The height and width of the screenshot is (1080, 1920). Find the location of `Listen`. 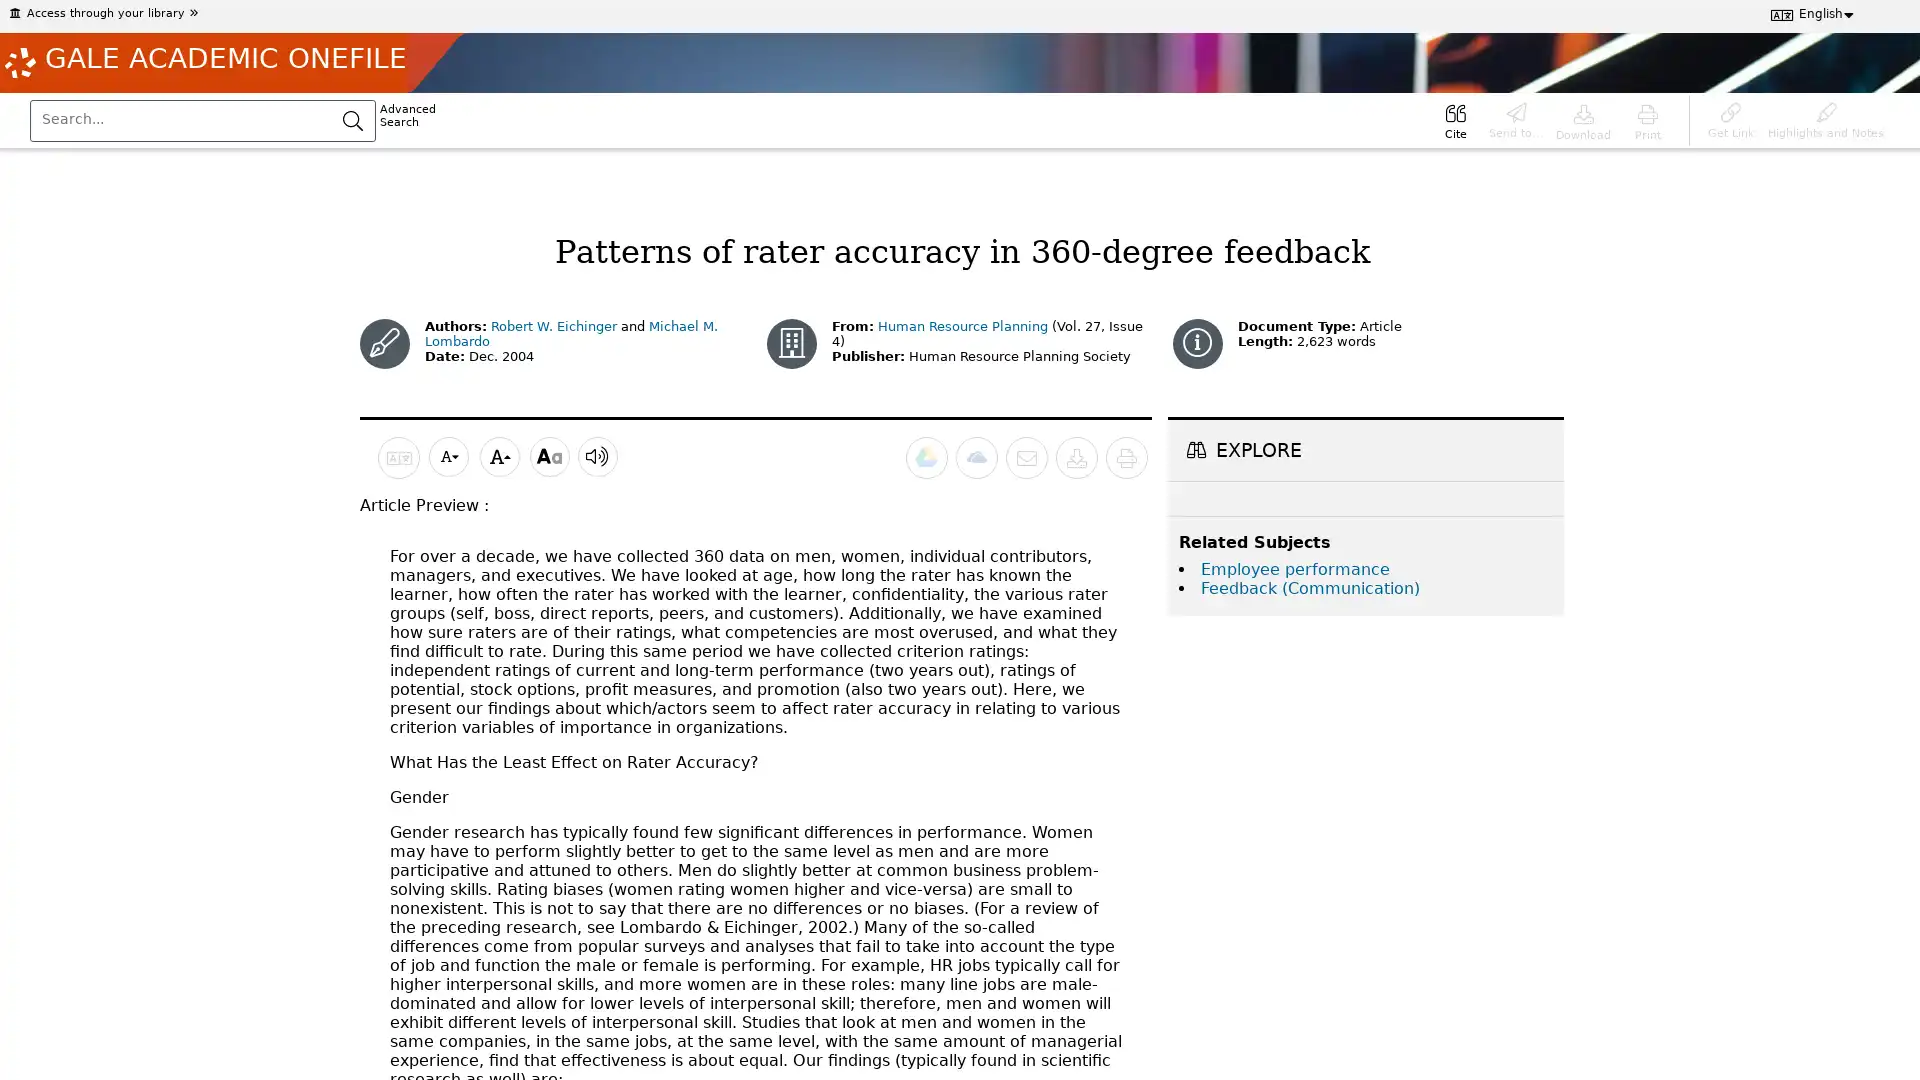

Listen is located at coordinates (595, 456).